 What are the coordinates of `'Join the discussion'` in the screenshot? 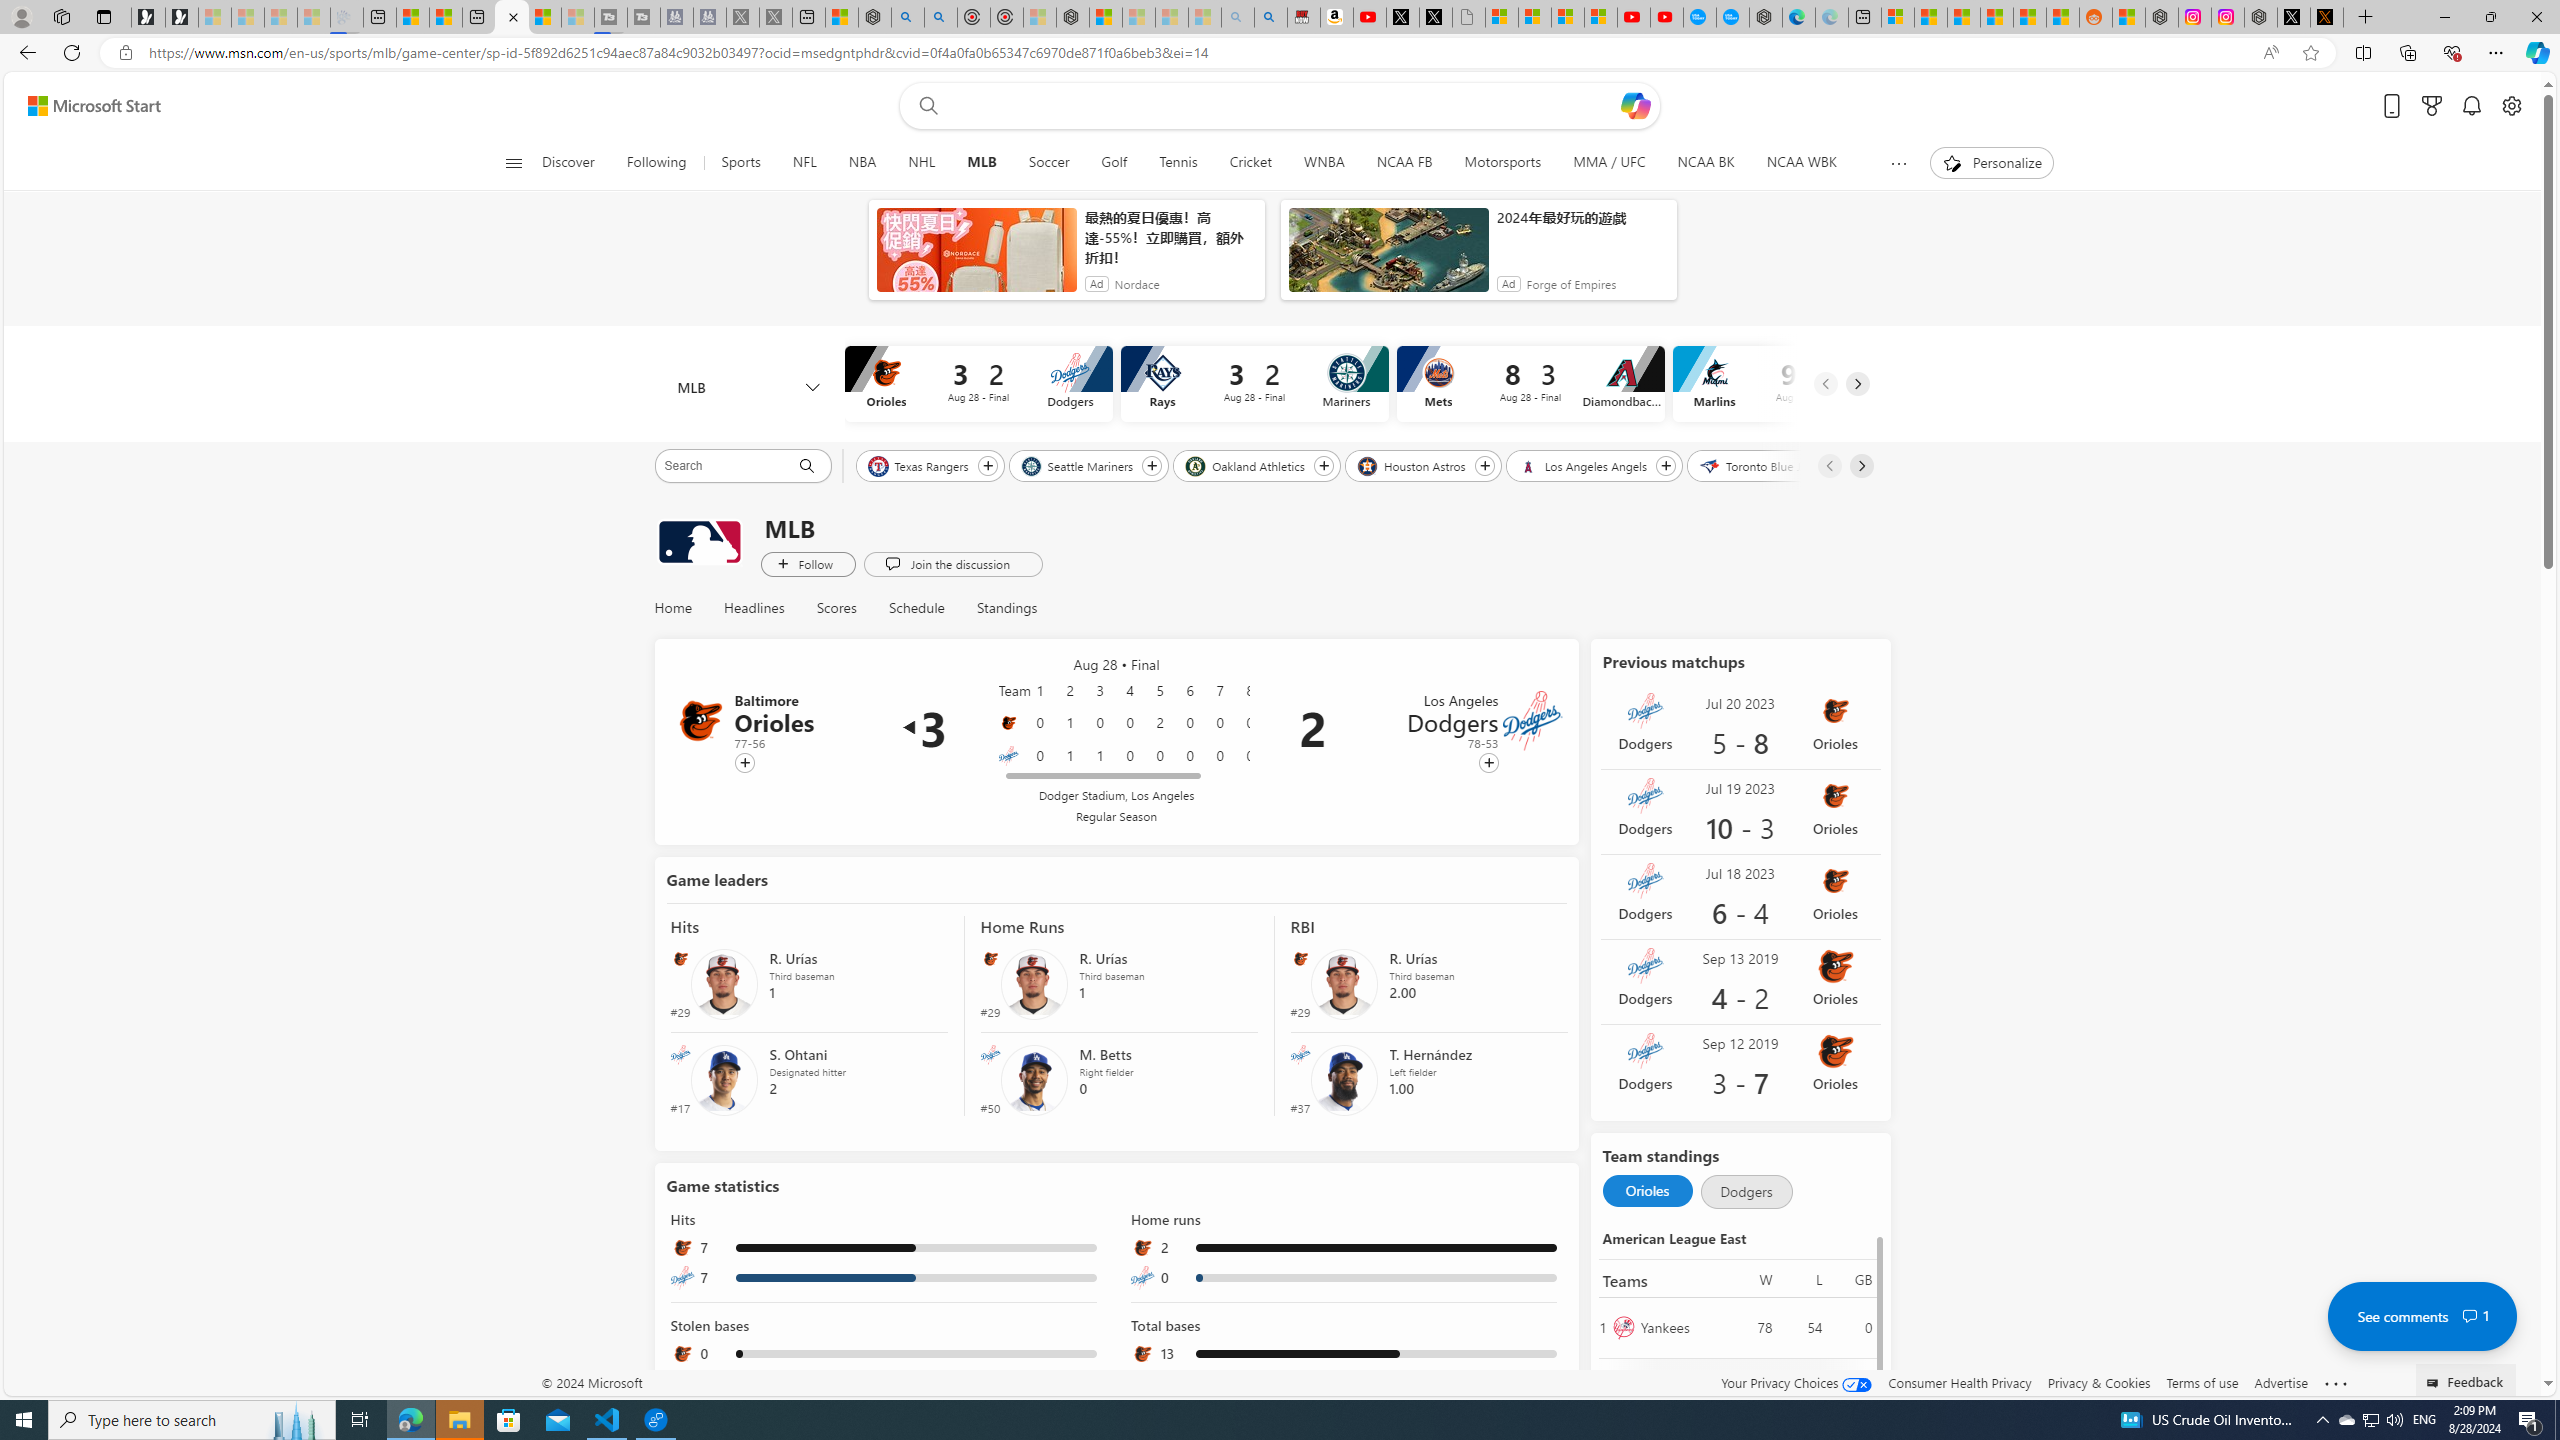 It's located at (951, 563).